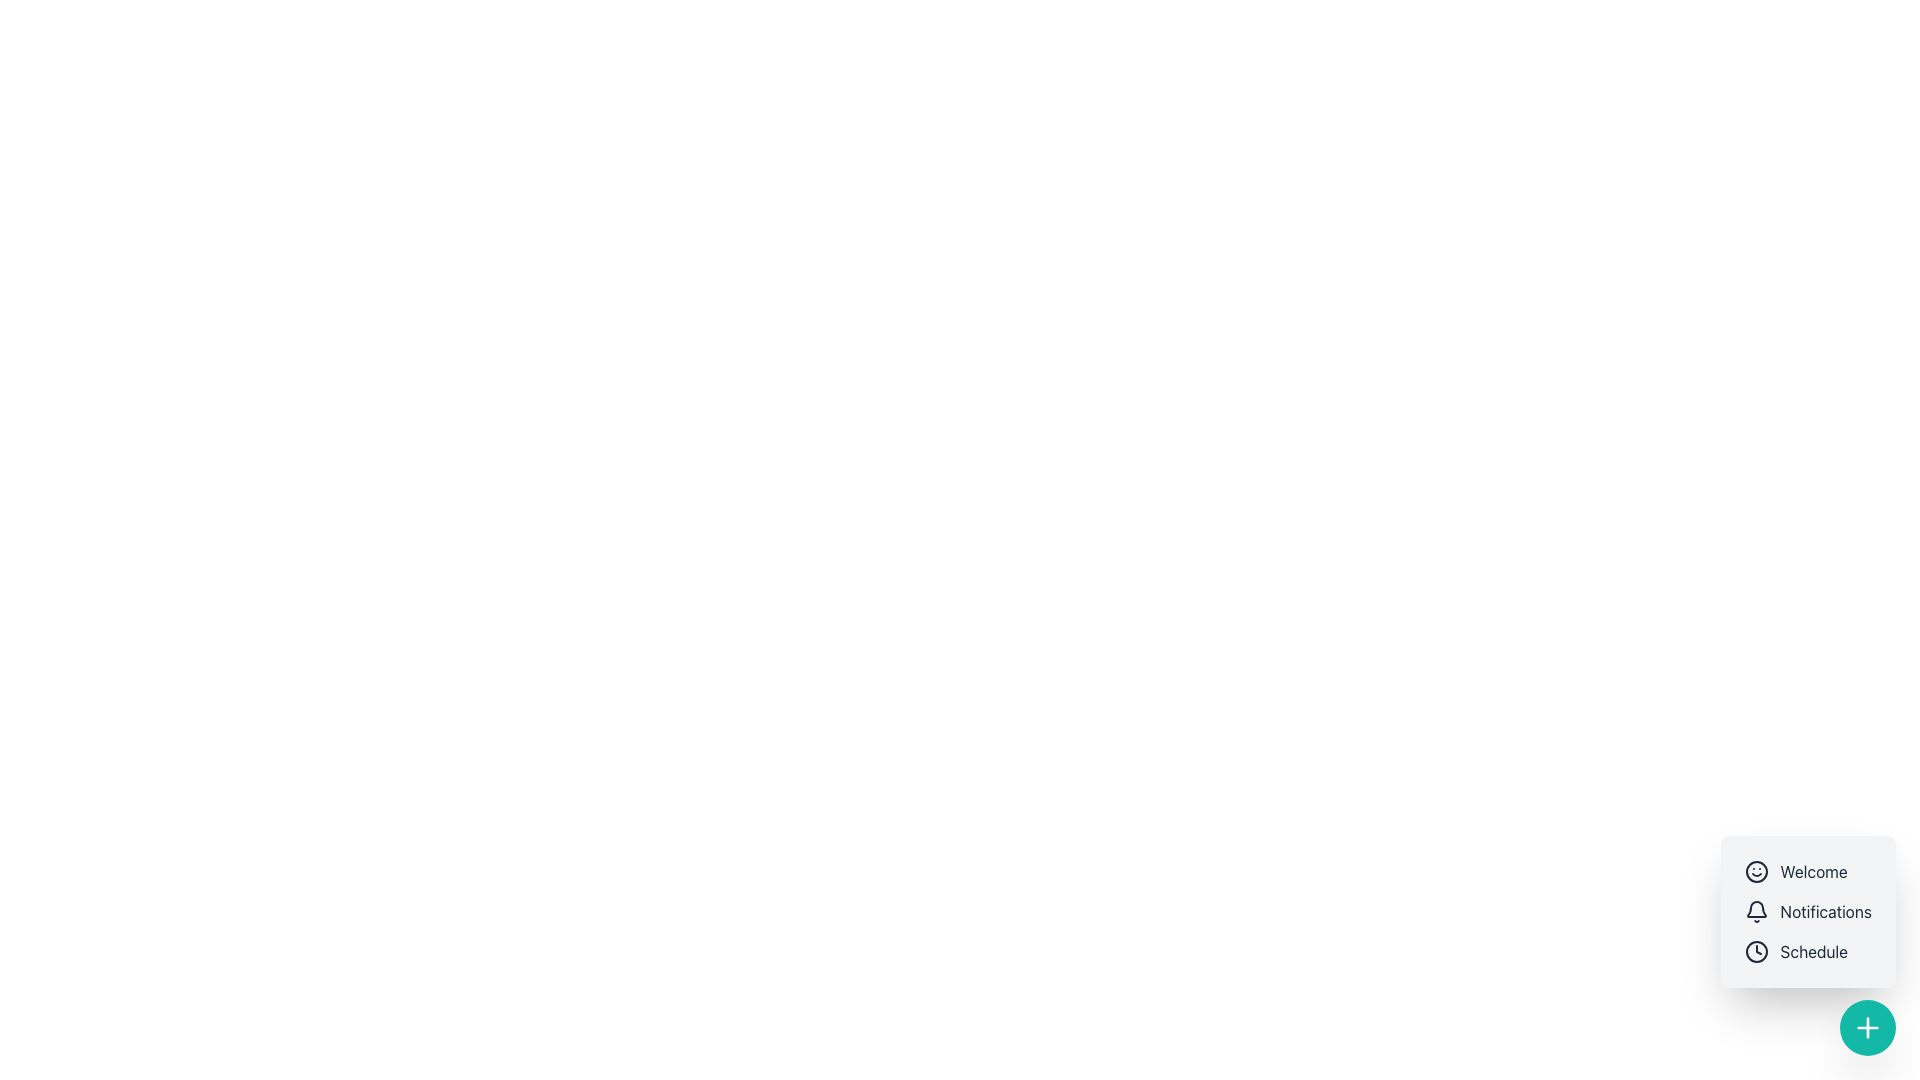  Describe the element at coordinates (1755, 909) in the screenshot. I see `the upper section of the bell-shaped notification icon in the Notifications menu, which is the second item following the Welcome icon` at that location.